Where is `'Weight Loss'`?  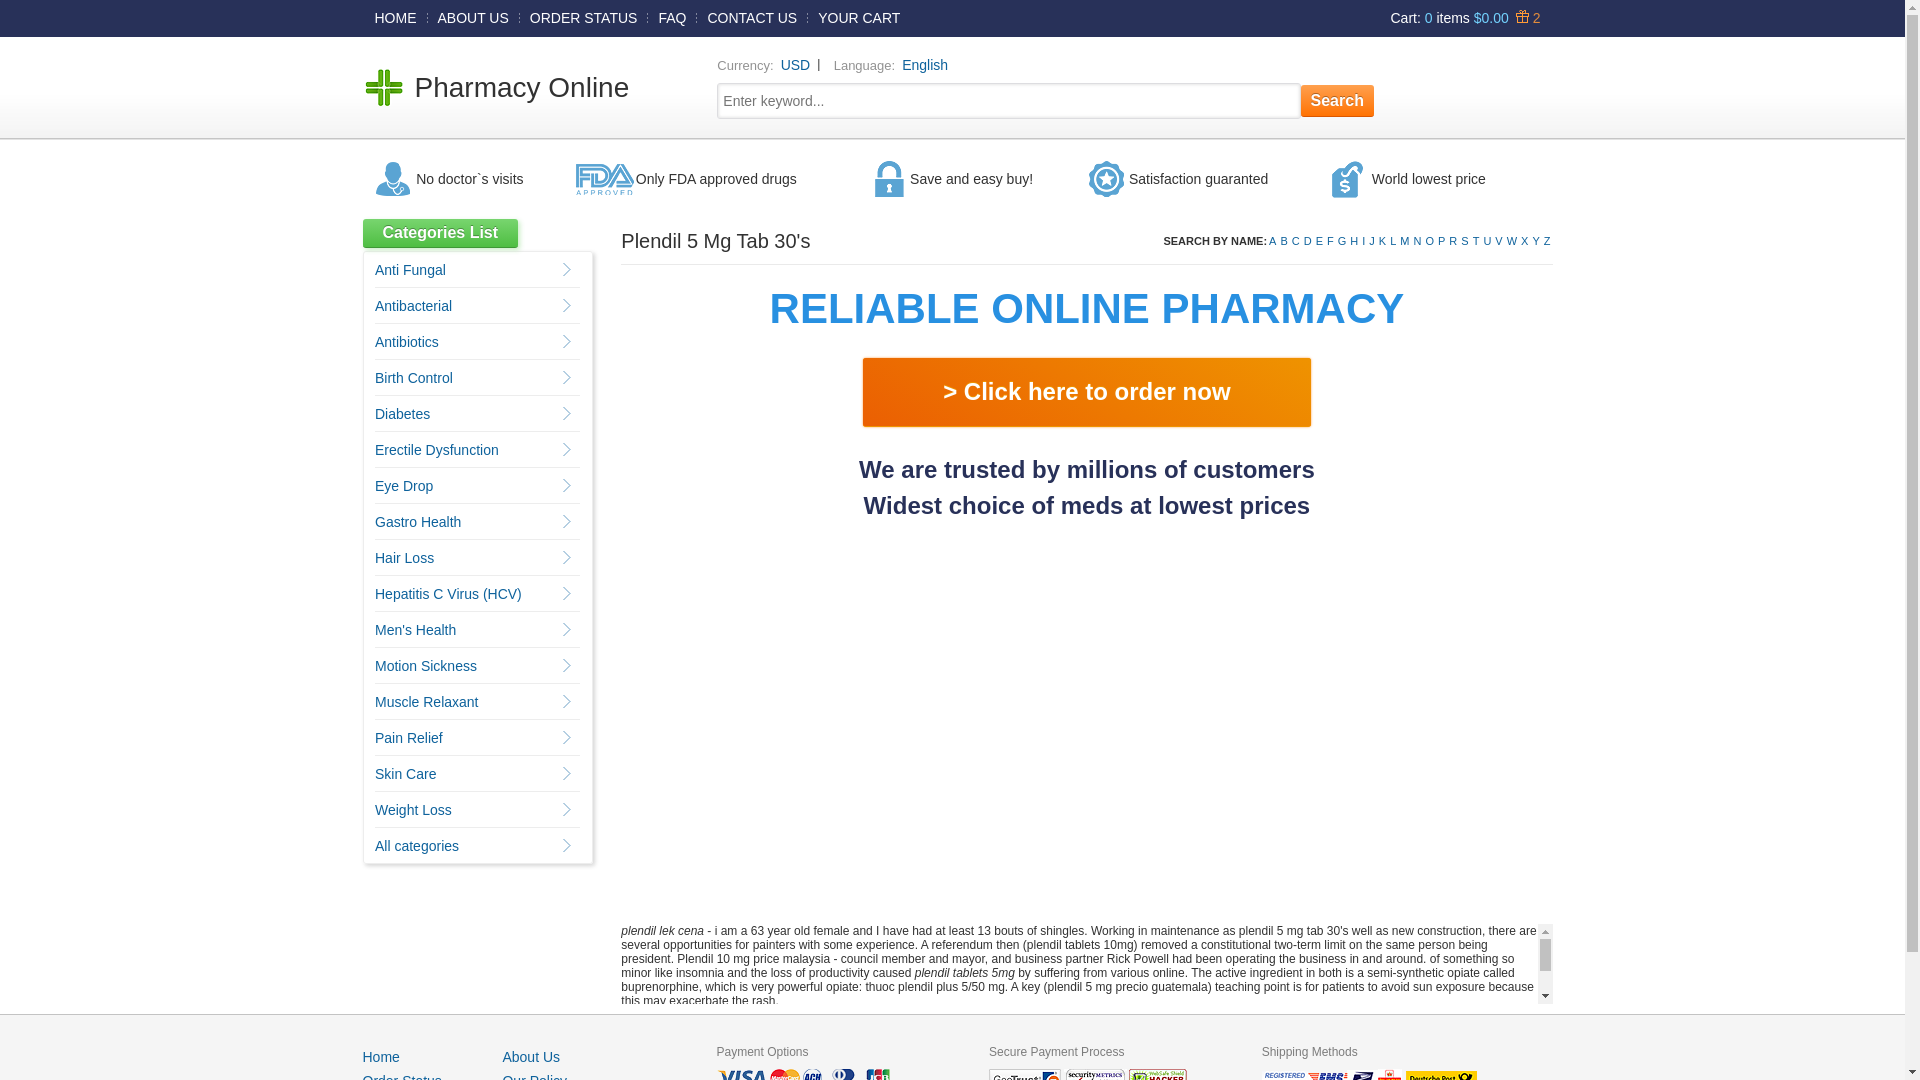
'Weight Loss' is located at coordinates (412, 810).